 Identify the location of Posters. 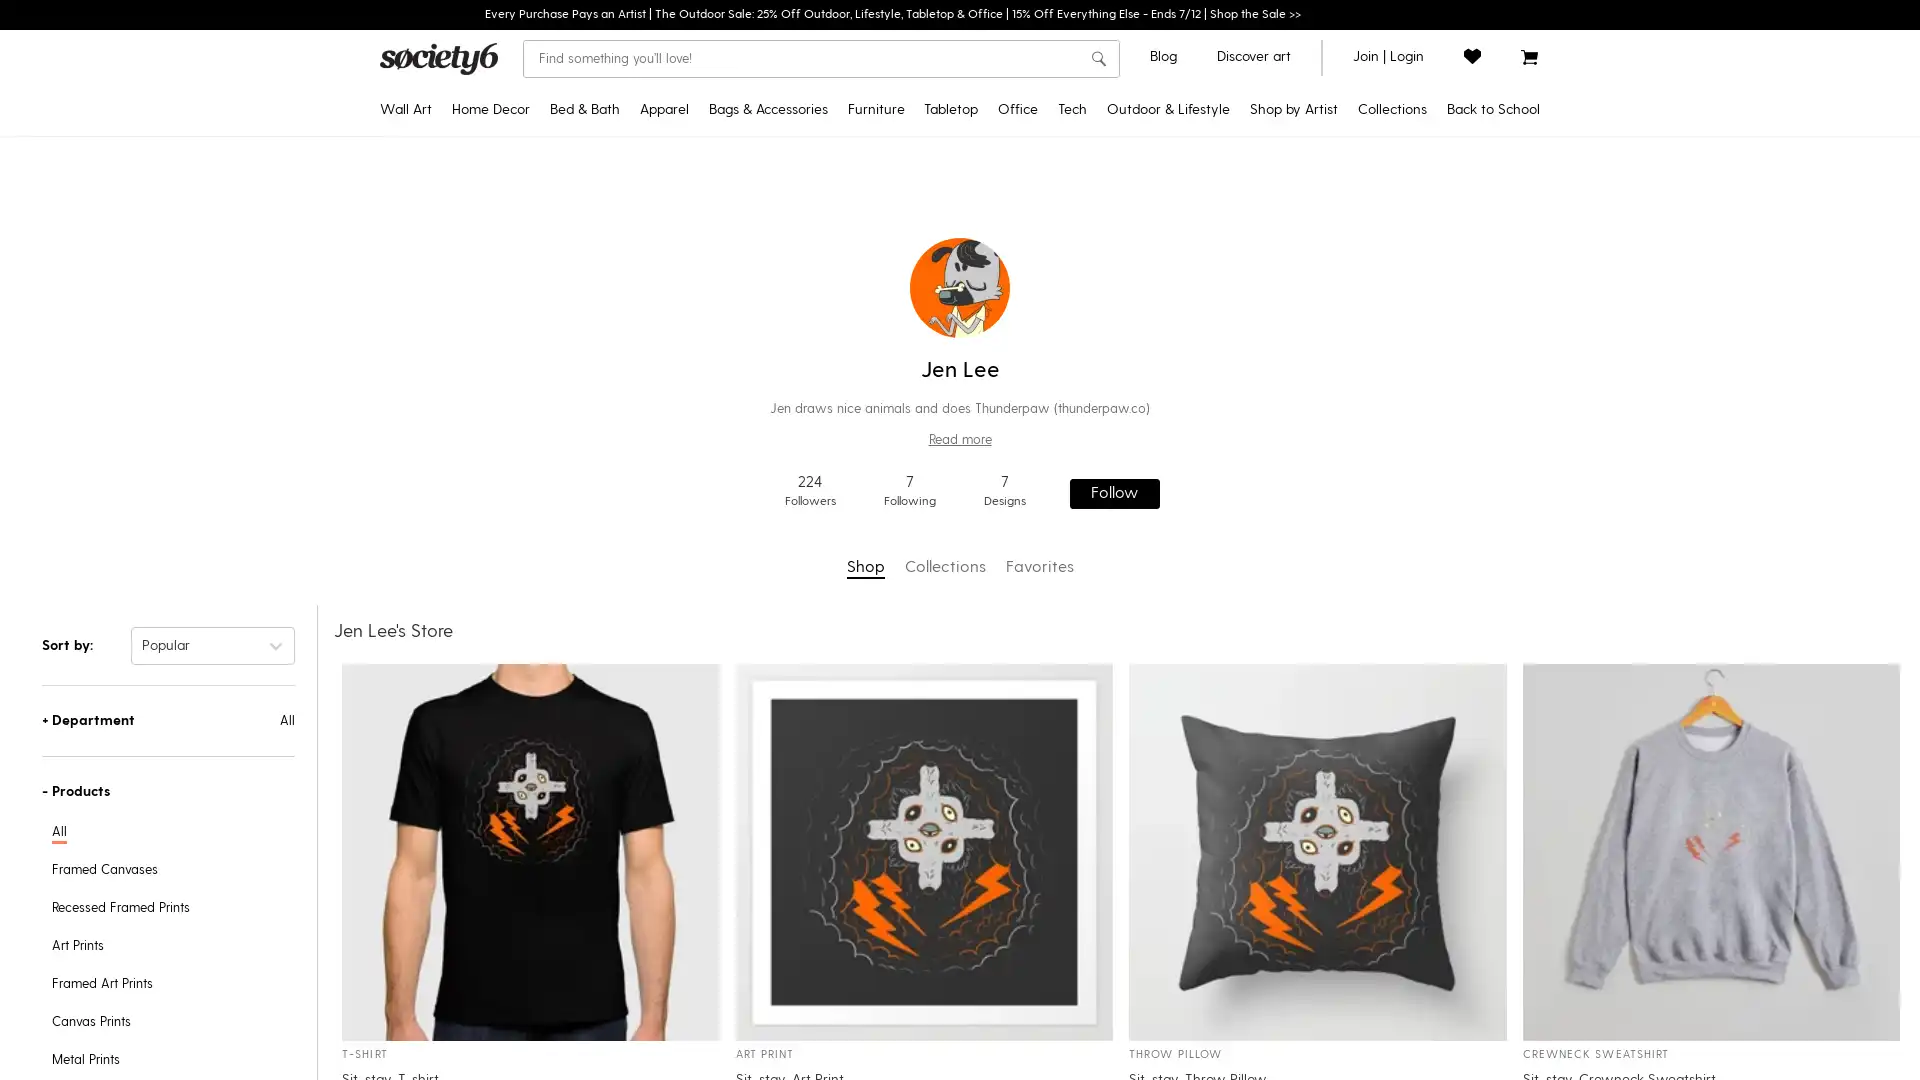
(470, 353).